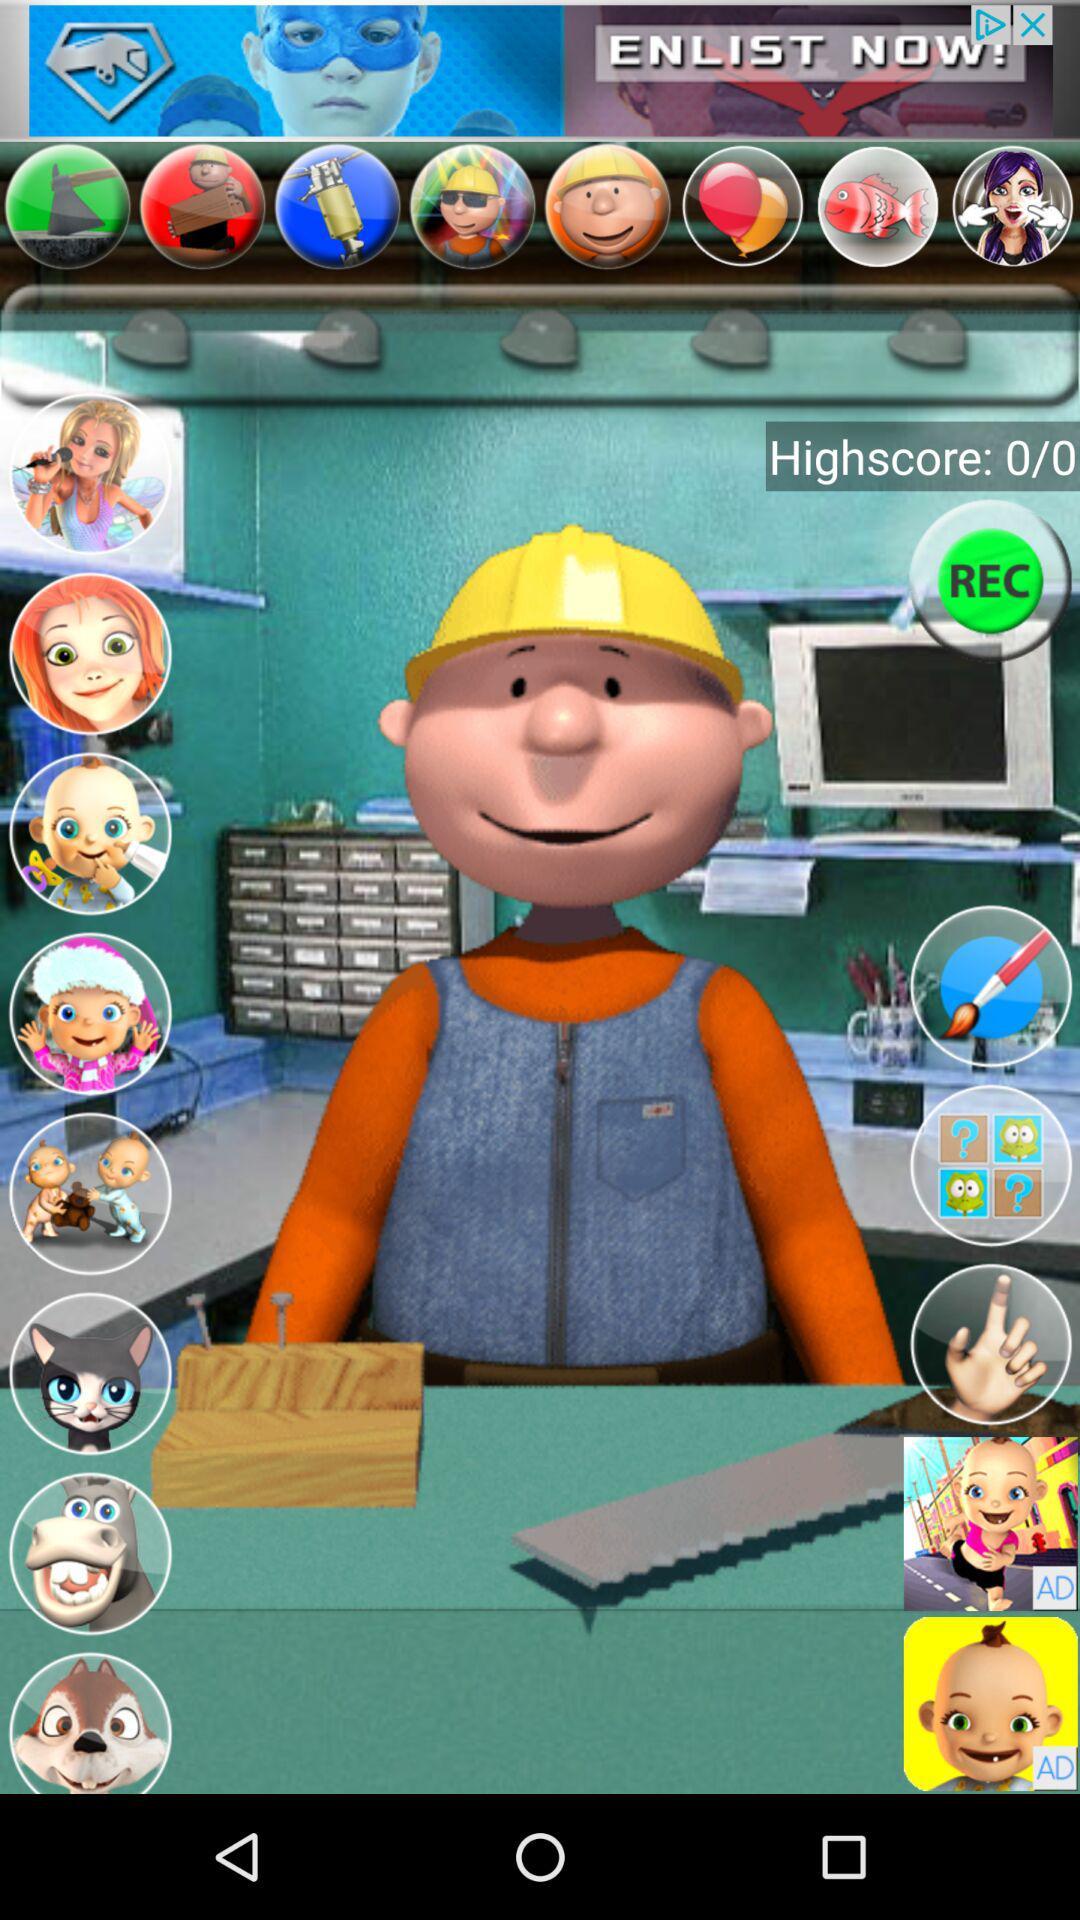 The height and width of the screenshot is (1920, 1080). What do you see at coordinates (77, 960) in the screenshot?
I see `the weather icon` at bounding box center [77, 960].